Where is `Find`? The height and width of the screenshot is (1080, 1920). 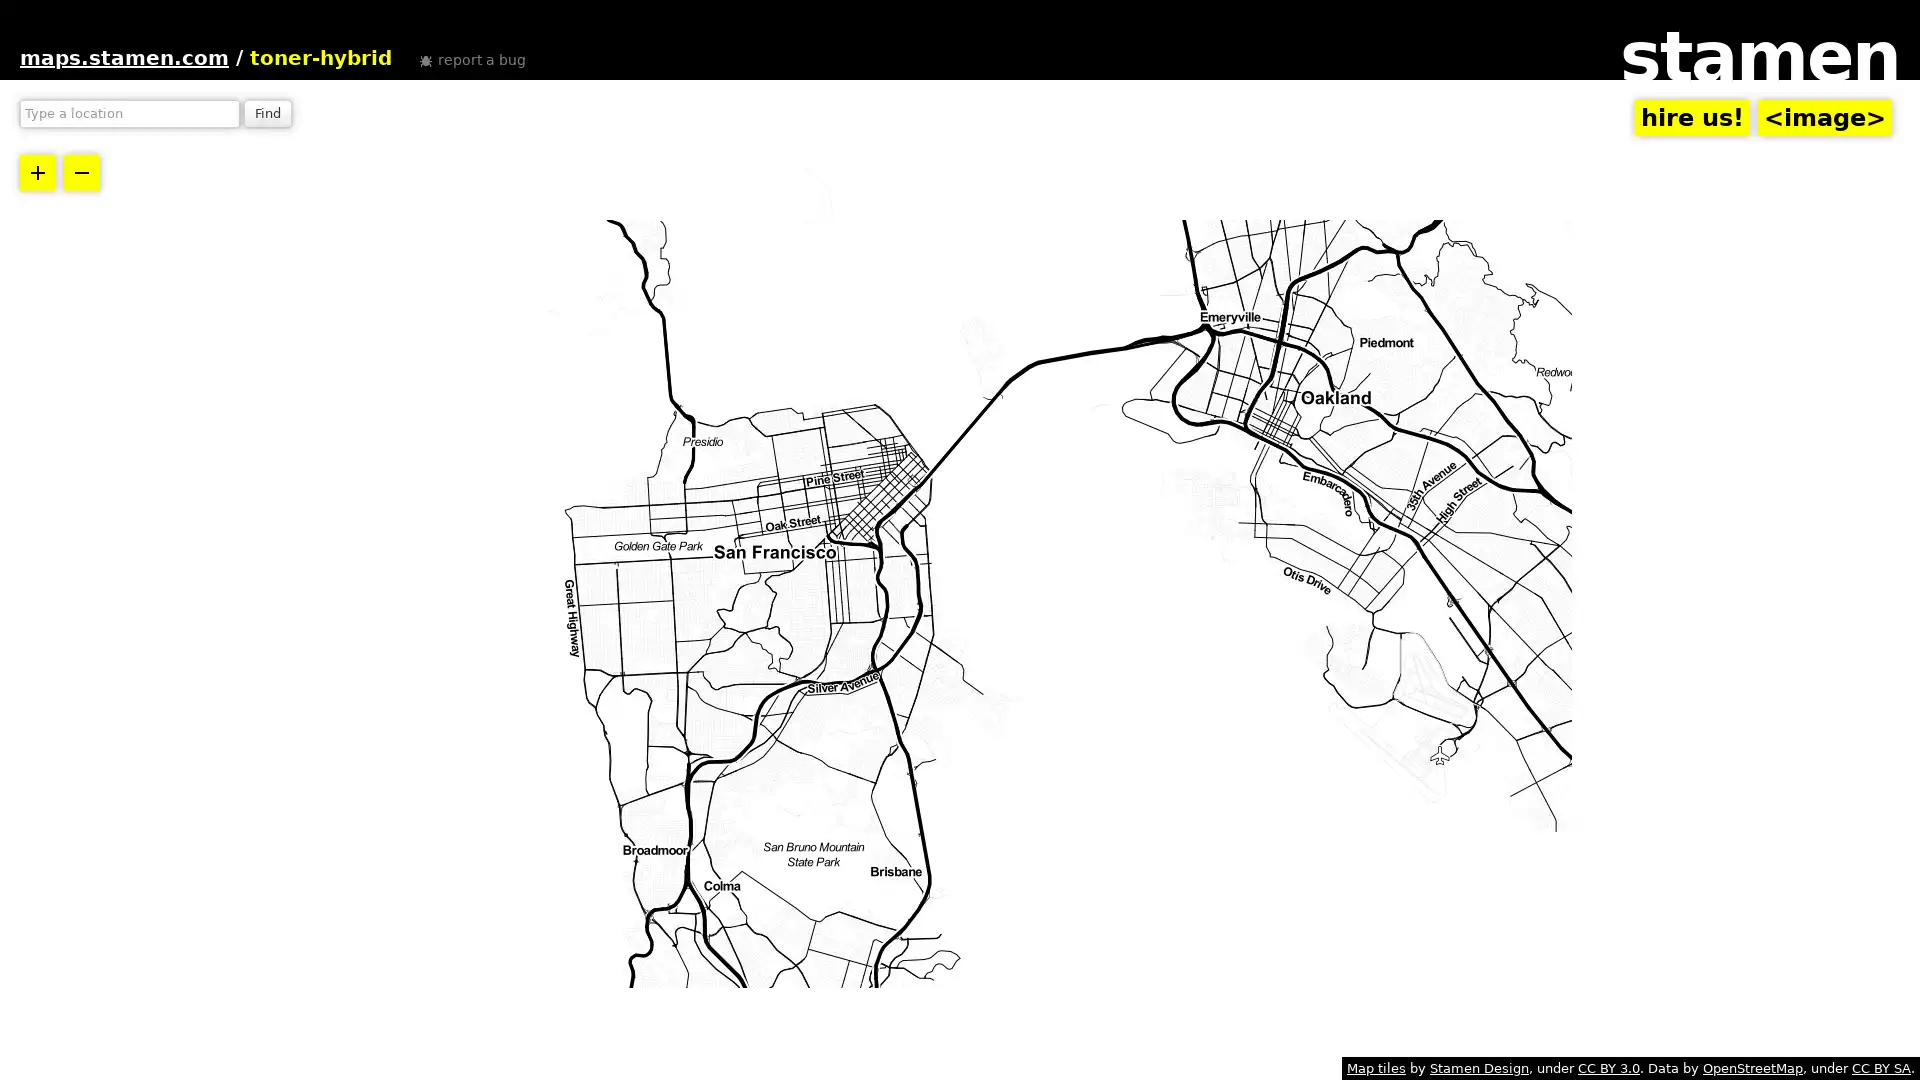 Find is located at coordinates (267, 114).